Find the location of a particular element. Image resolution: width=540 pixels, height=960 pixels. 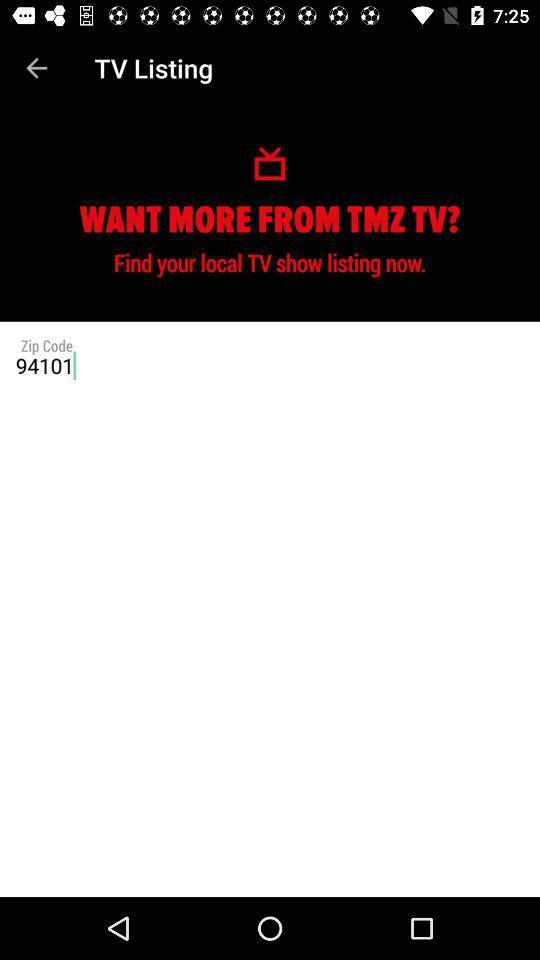

item below find your local icon is located at coordinates (270, 364).